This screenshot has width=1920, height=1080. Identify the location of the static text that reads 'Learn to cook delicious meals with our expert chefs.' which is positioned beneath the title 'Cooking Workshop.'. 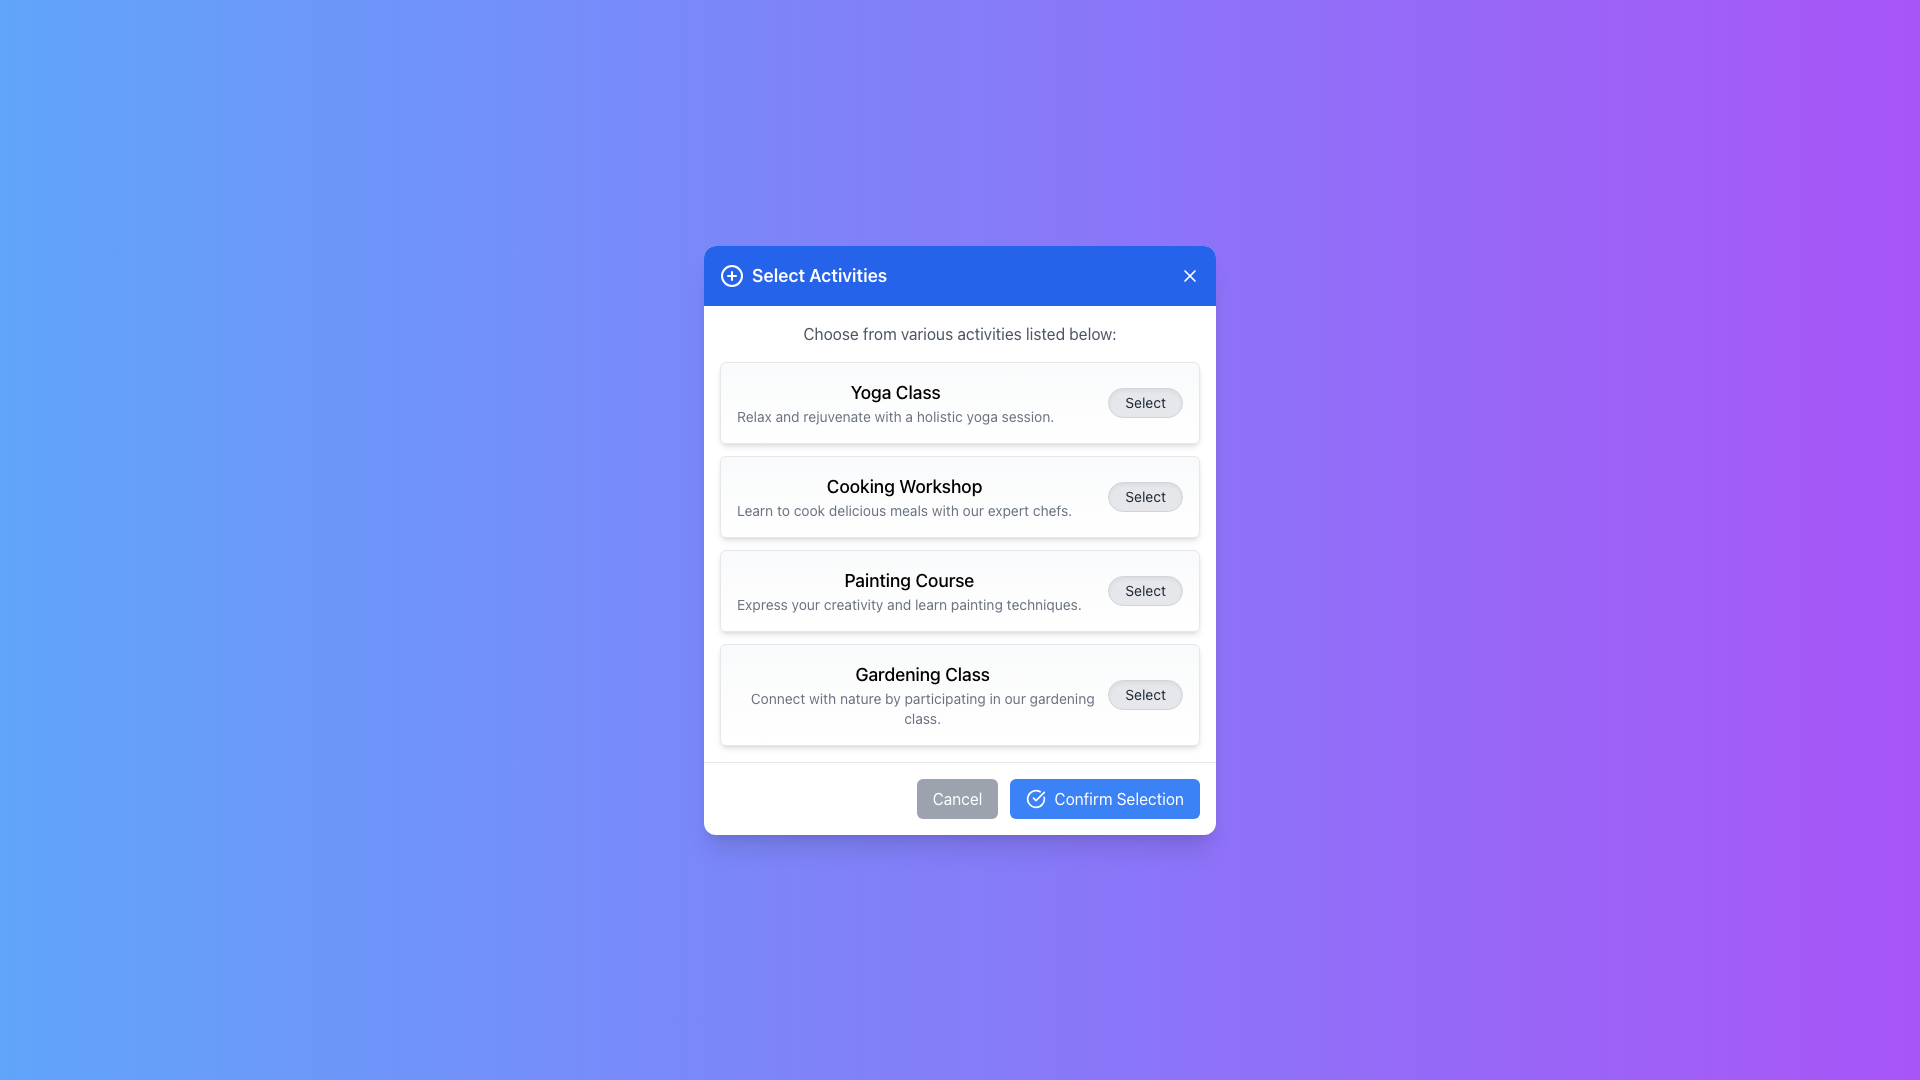
(903, 509).